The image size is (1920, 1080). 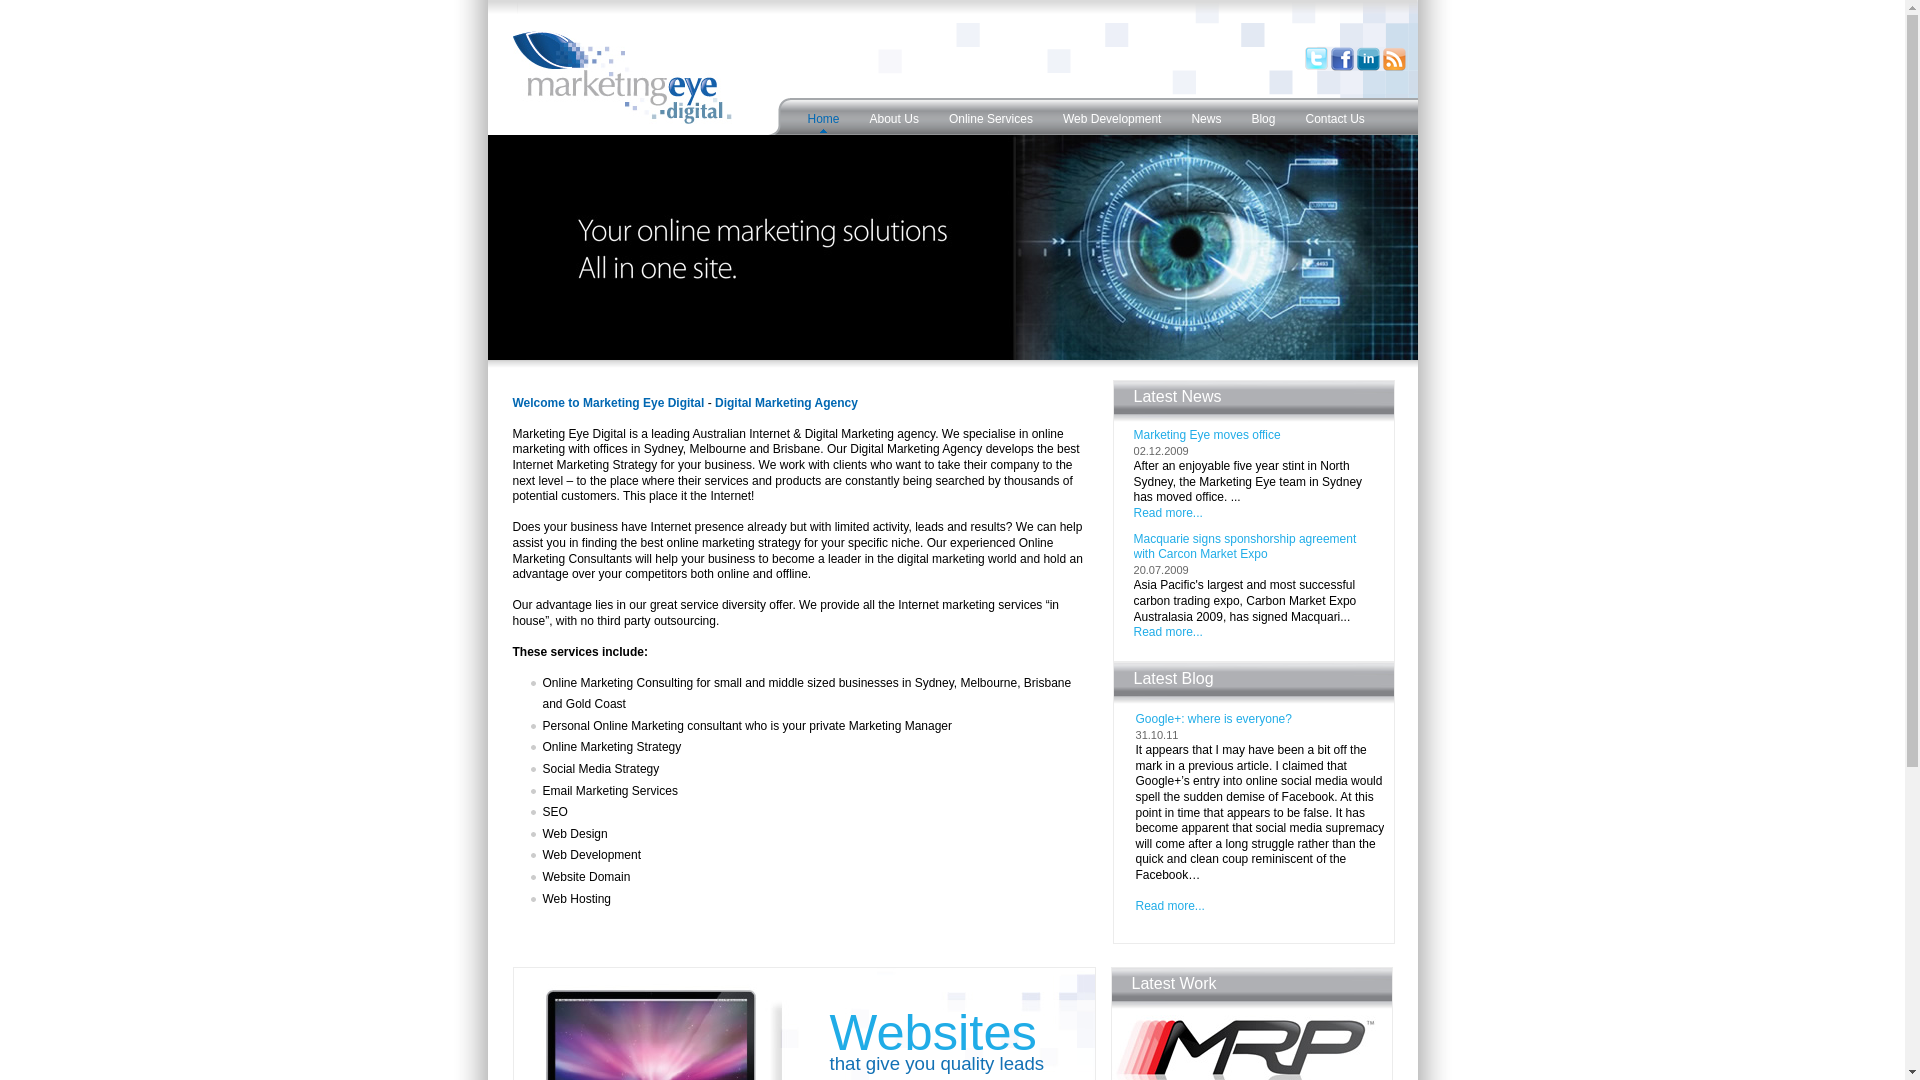 What do you see at coordinates (1261, 115) in the screenshot?
I see `'Blog'` at bounding box center [1261, 115].